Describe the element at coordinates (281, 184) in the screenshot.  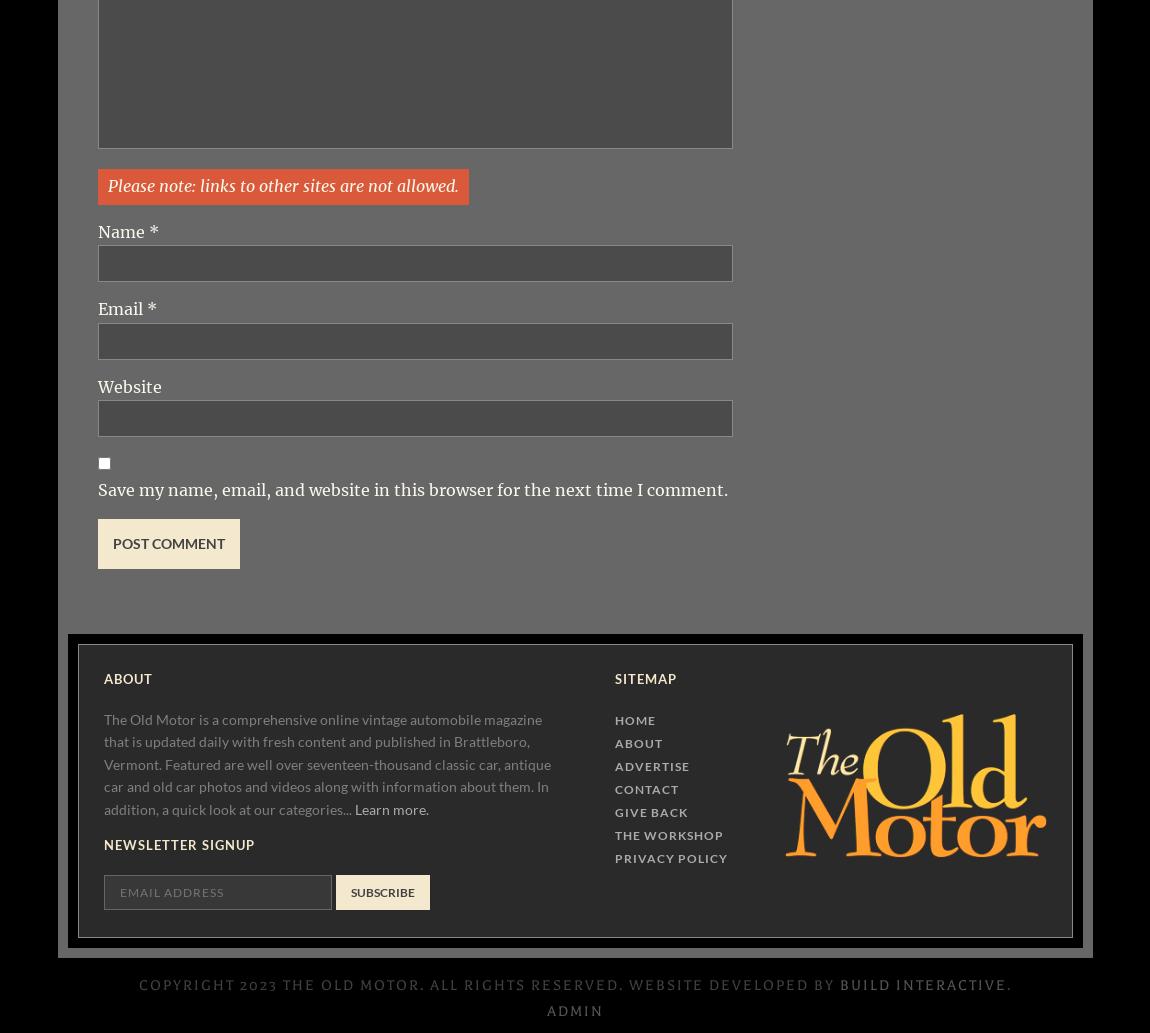
I see `'Please note: links to other sites are not allowed.'` at that location.